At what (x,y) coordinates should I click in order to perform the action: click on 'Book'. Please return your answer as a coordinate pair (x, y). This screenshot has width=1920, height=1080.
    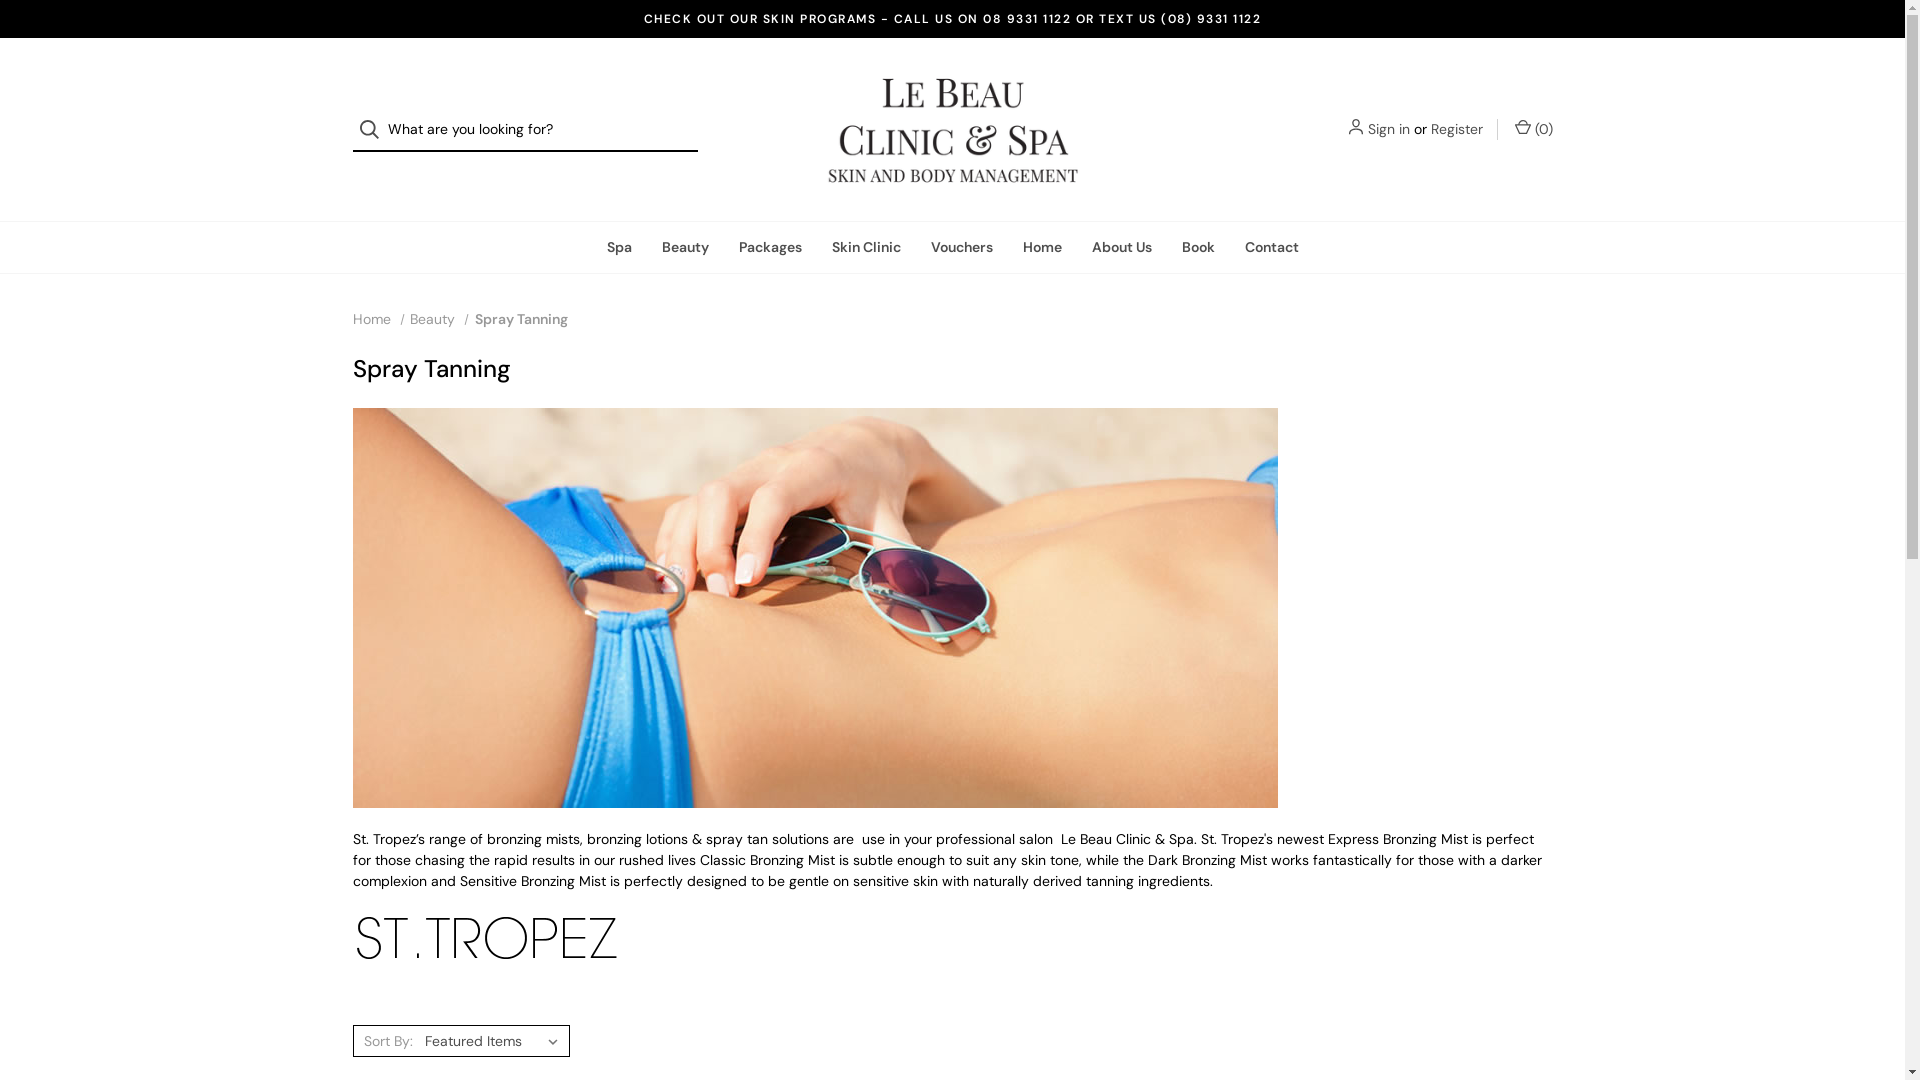
    Looking at the image, I should click on (1197, 246).